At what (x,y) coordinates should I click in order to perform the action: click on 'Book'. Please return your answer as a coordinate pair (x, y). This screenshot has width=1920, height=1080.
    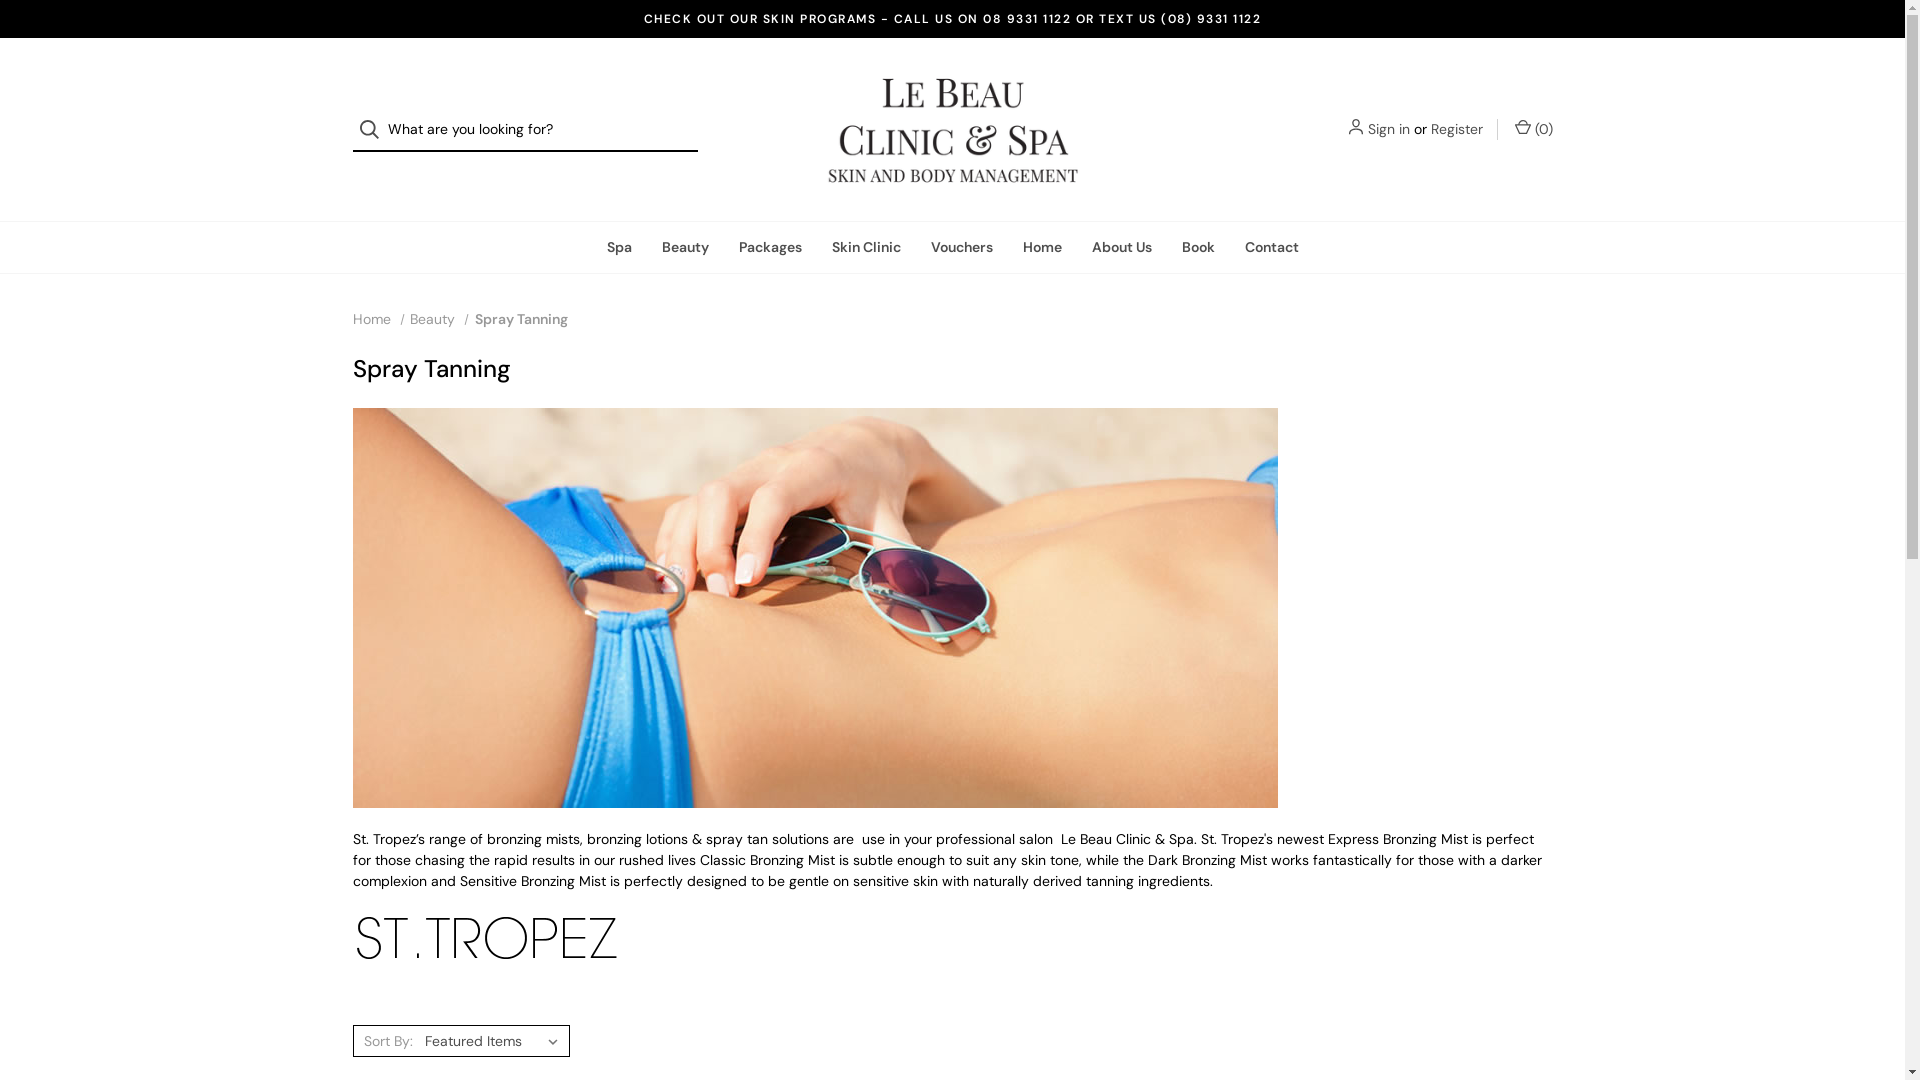
    Looking at the image, I should click on (1197, 246).